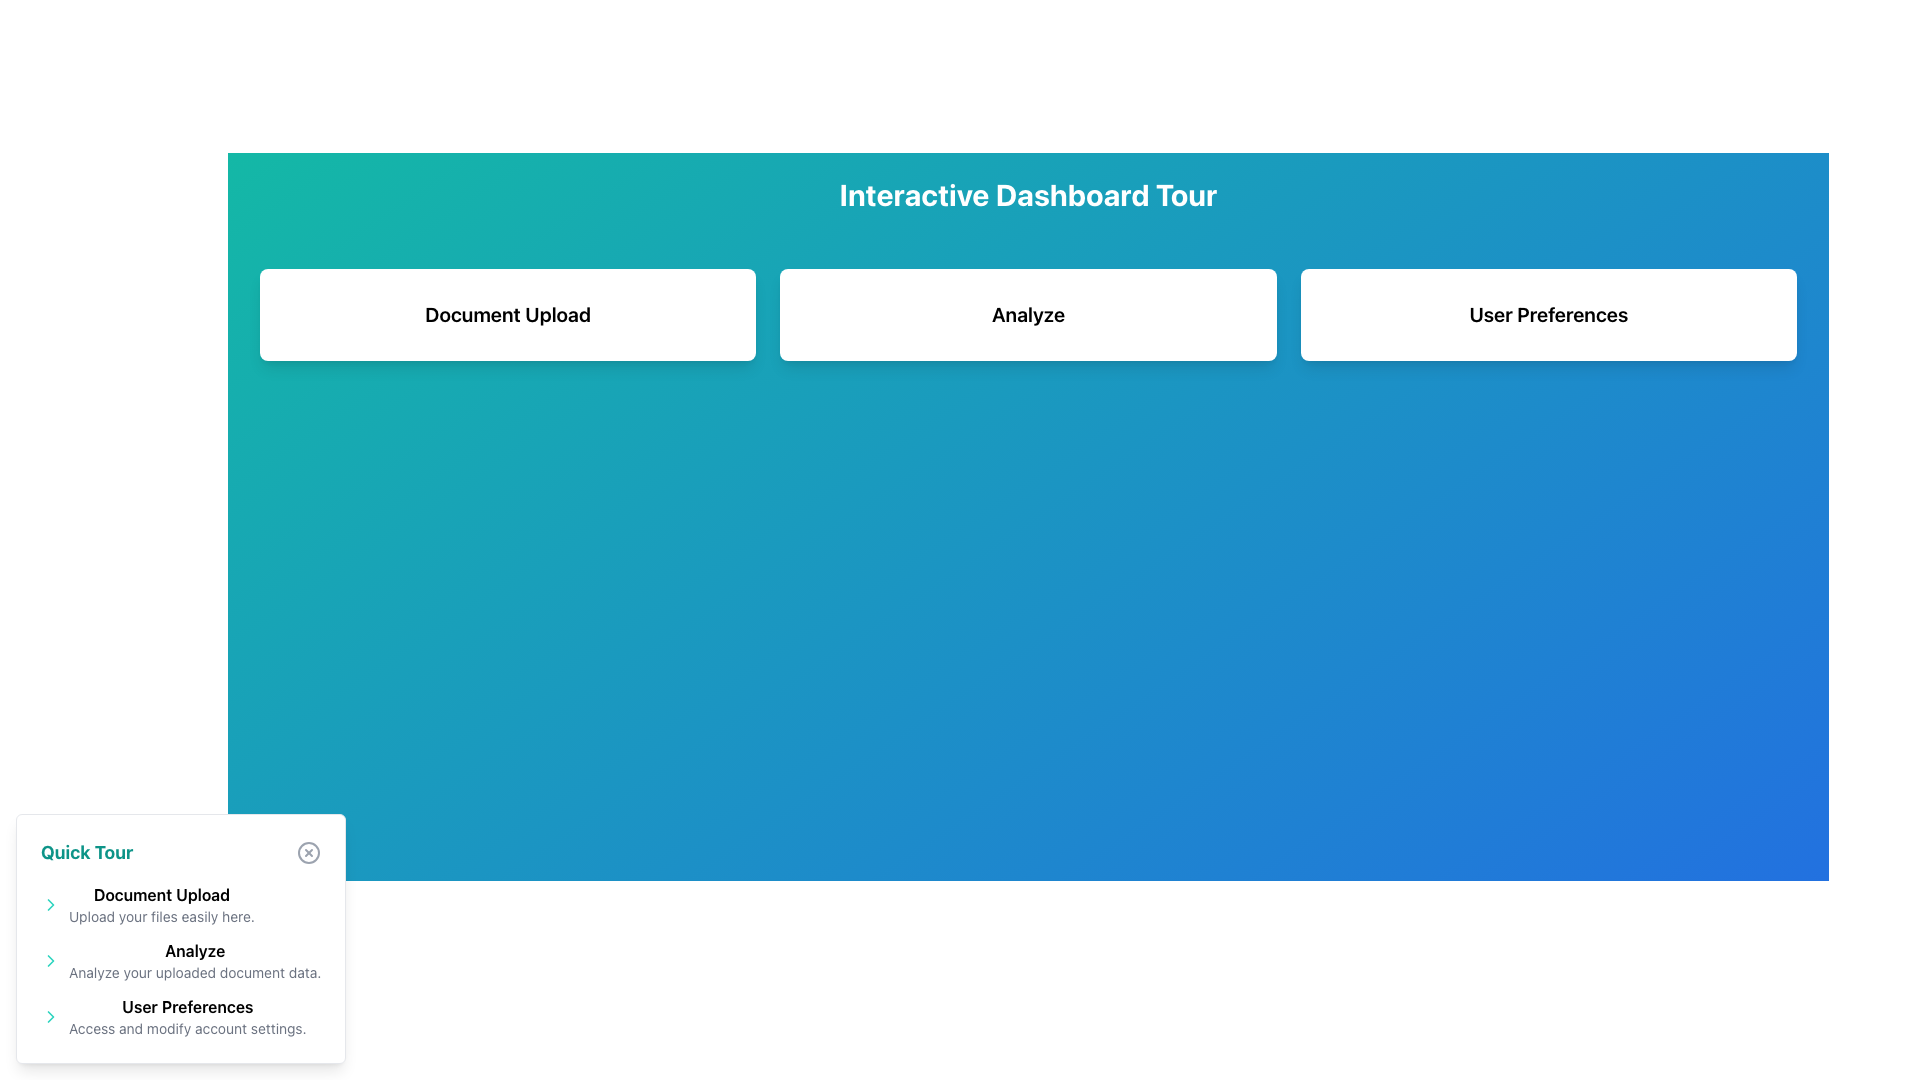 The width and height of the screenshot is (1920, 1080). Describe the element at coordinates (51, 959) in the screenshot. I see `the teal right-pointing arrow icon located next to the 'Analyze' label in the vertical menu` at that location.